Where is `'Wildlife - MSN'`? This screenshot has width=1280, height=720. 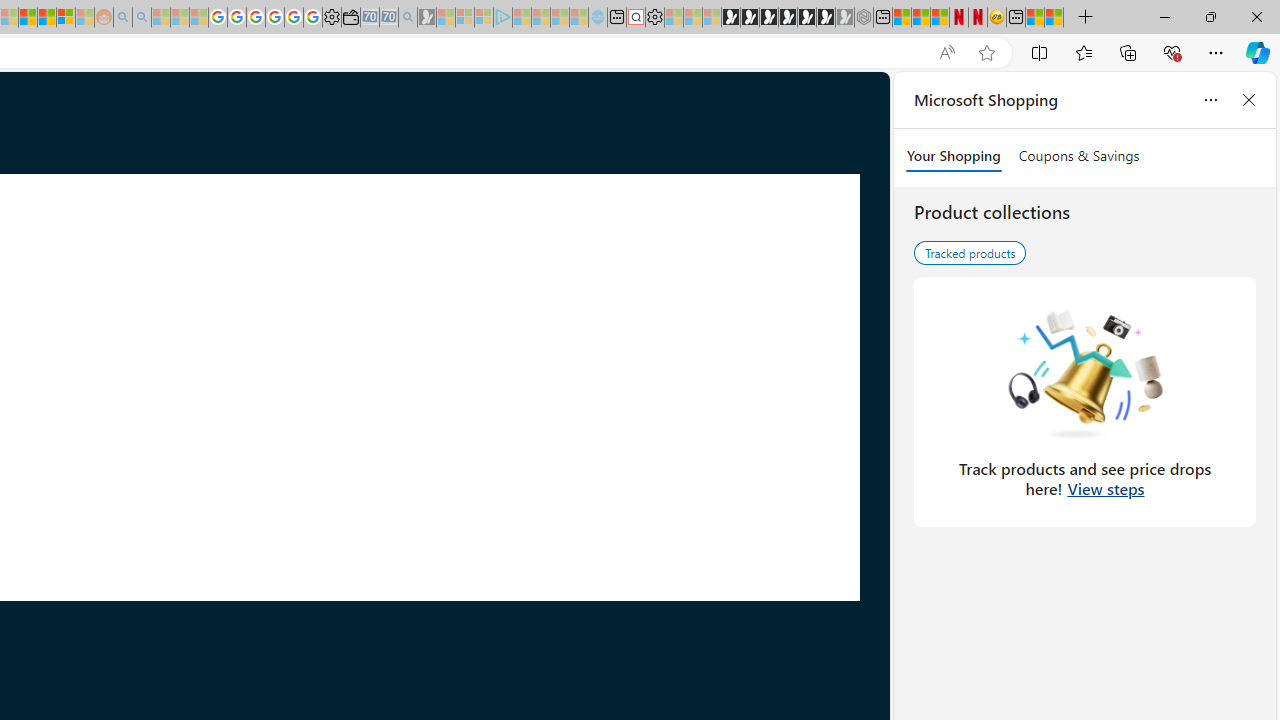 'Wildlife - MSN' is located at coordinates (1035, 17).